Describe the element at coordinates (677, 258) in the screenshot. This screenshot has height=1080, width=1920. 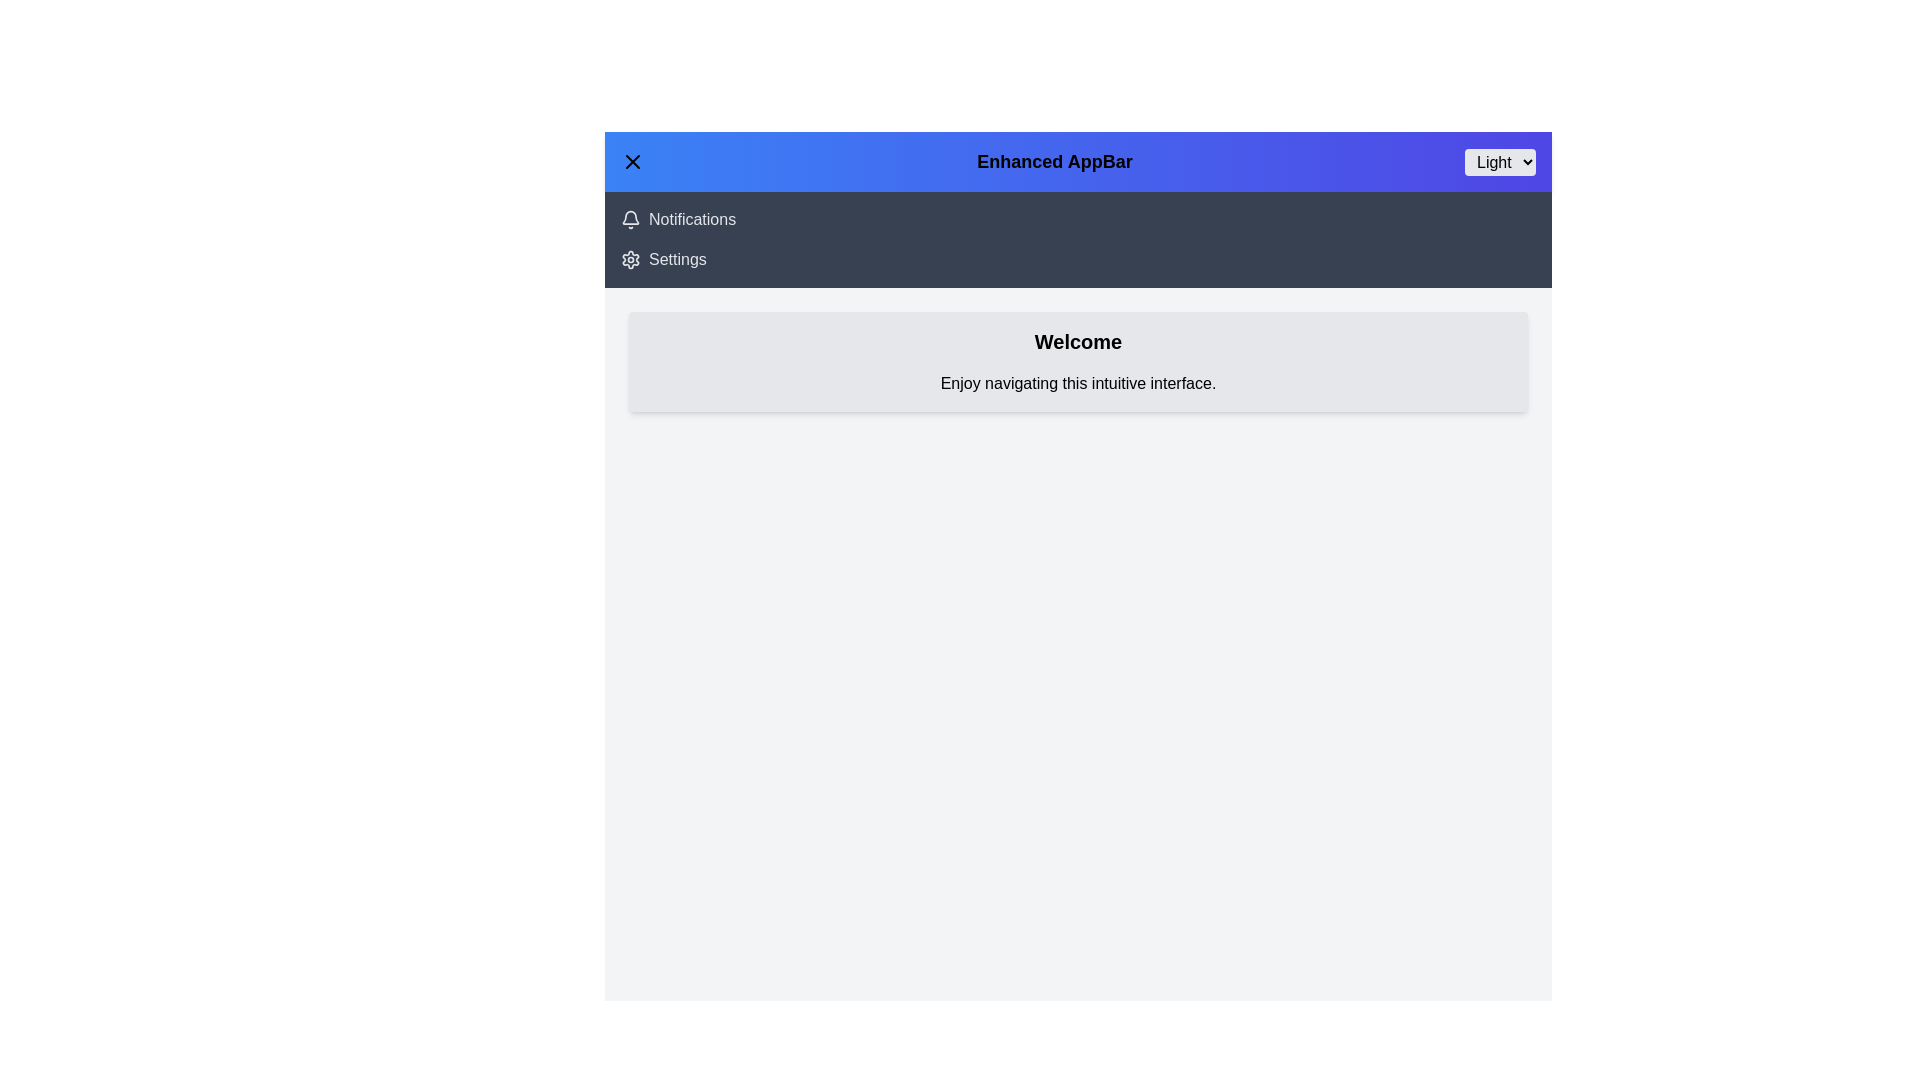
I see `the 'Settings' navigation link` at that location.